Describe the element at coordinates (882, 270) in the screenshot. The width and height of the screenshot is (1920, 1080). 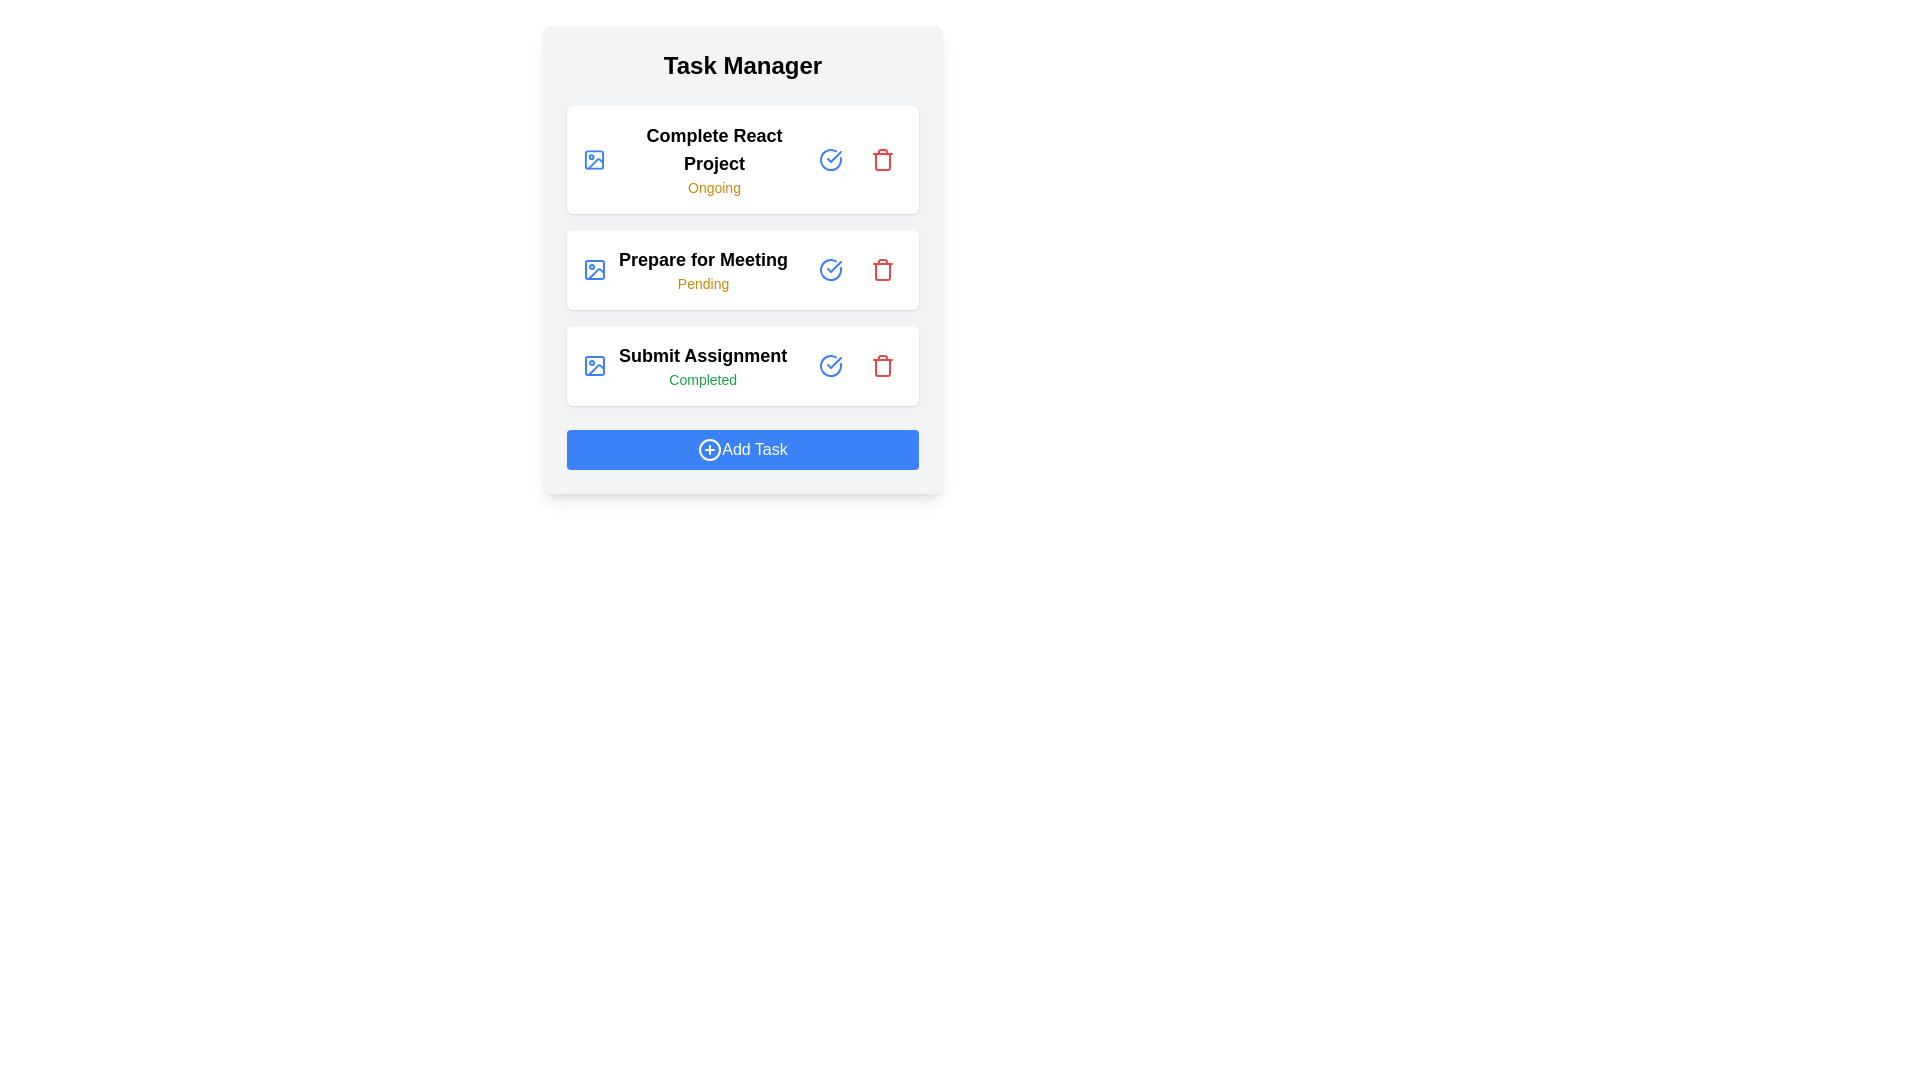
I see `'Trash' button for the task titled 'Prepare for Meeting' to delete it` at that location.